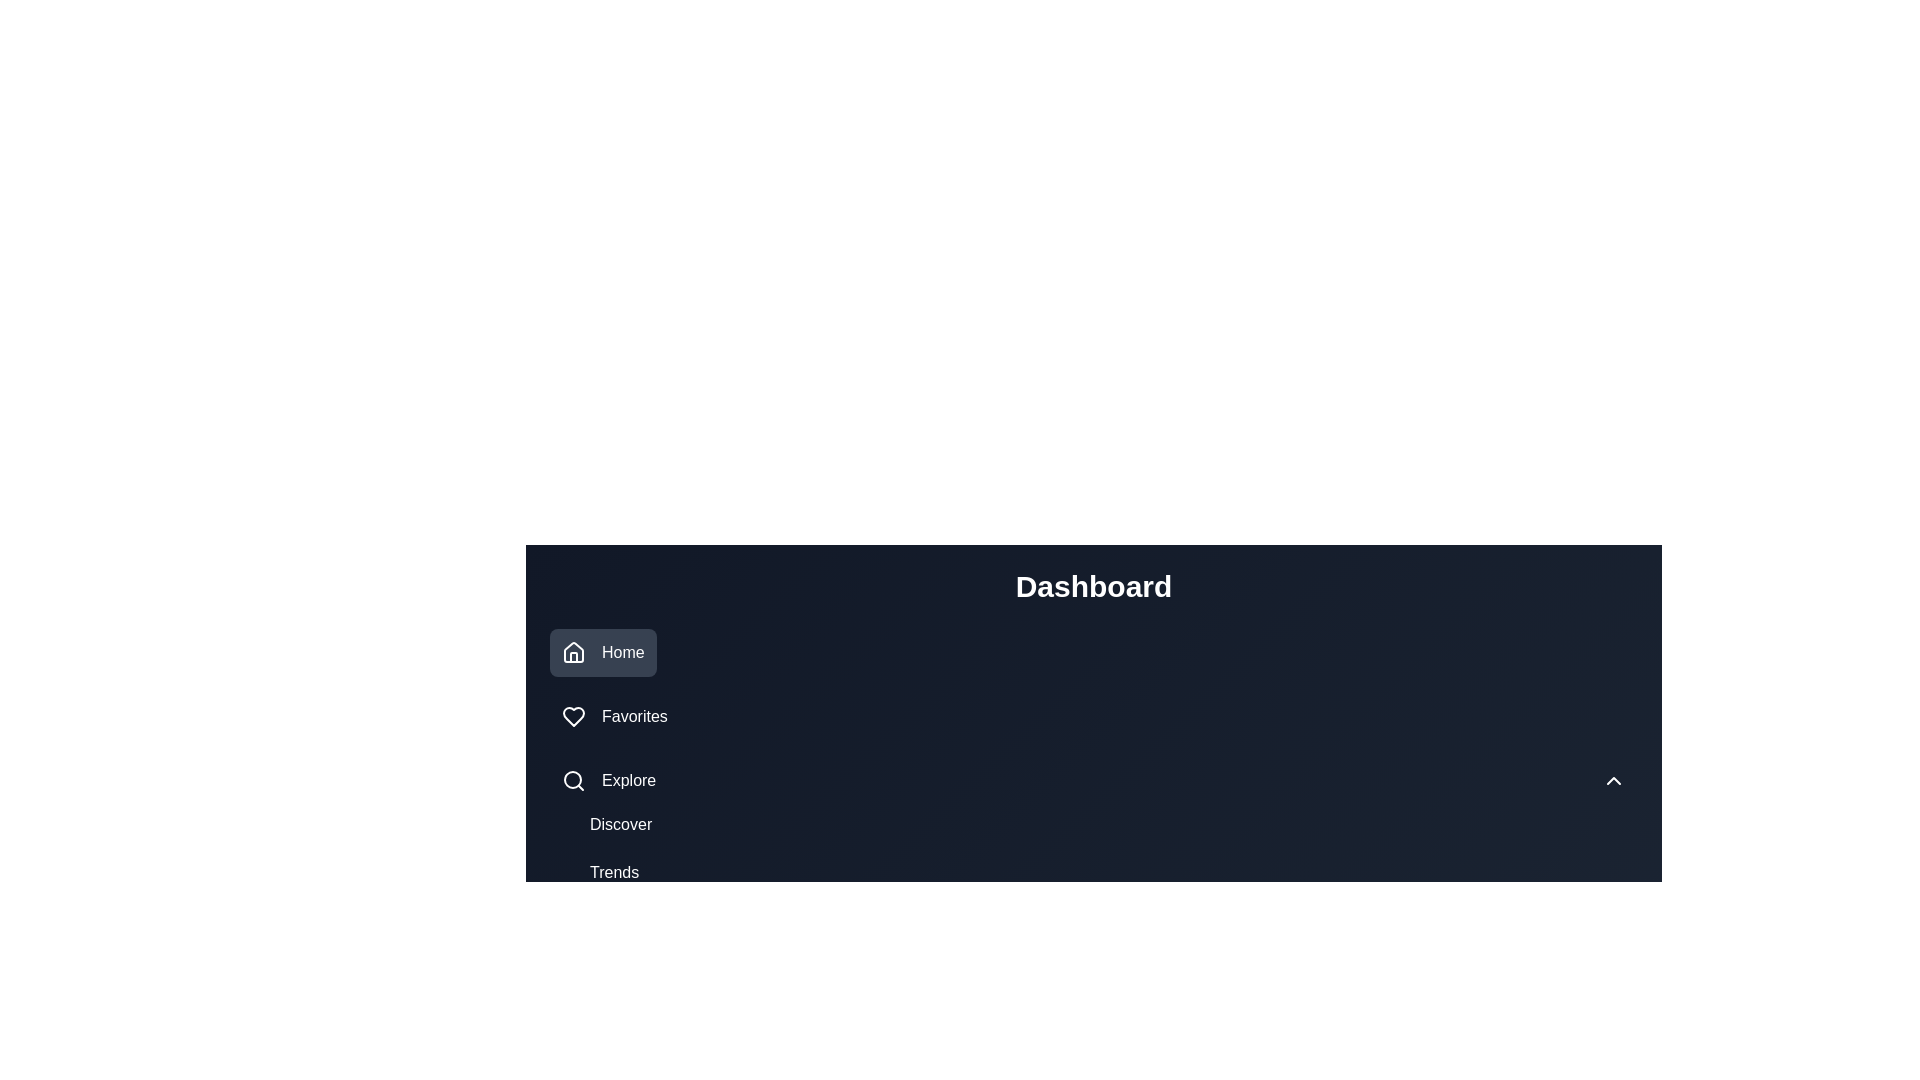 Image resolution: width=1920 pixels, height=1080 pixels. I want to click on the chevron icon on the far right side of the 'Explore' section, so click(1613, 779).